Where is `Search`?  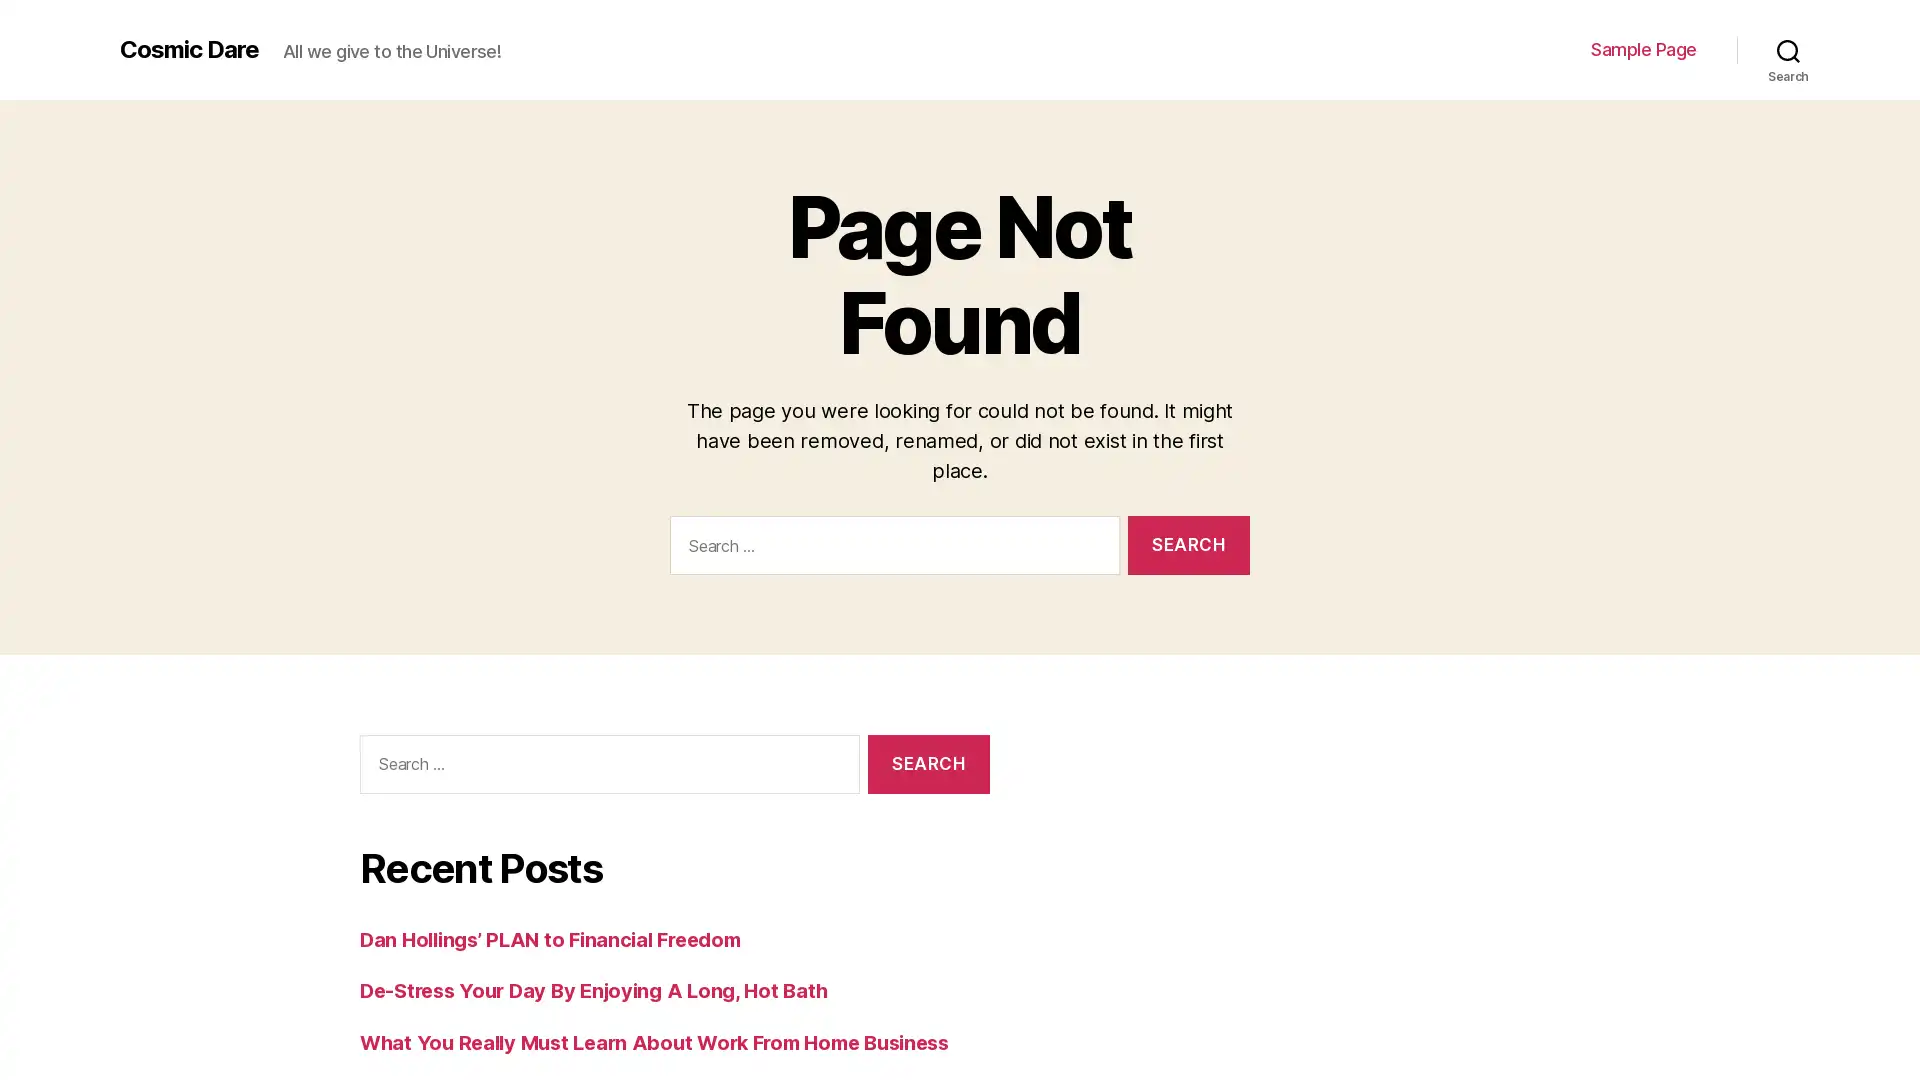
Search is located at coordinates (927, 763).